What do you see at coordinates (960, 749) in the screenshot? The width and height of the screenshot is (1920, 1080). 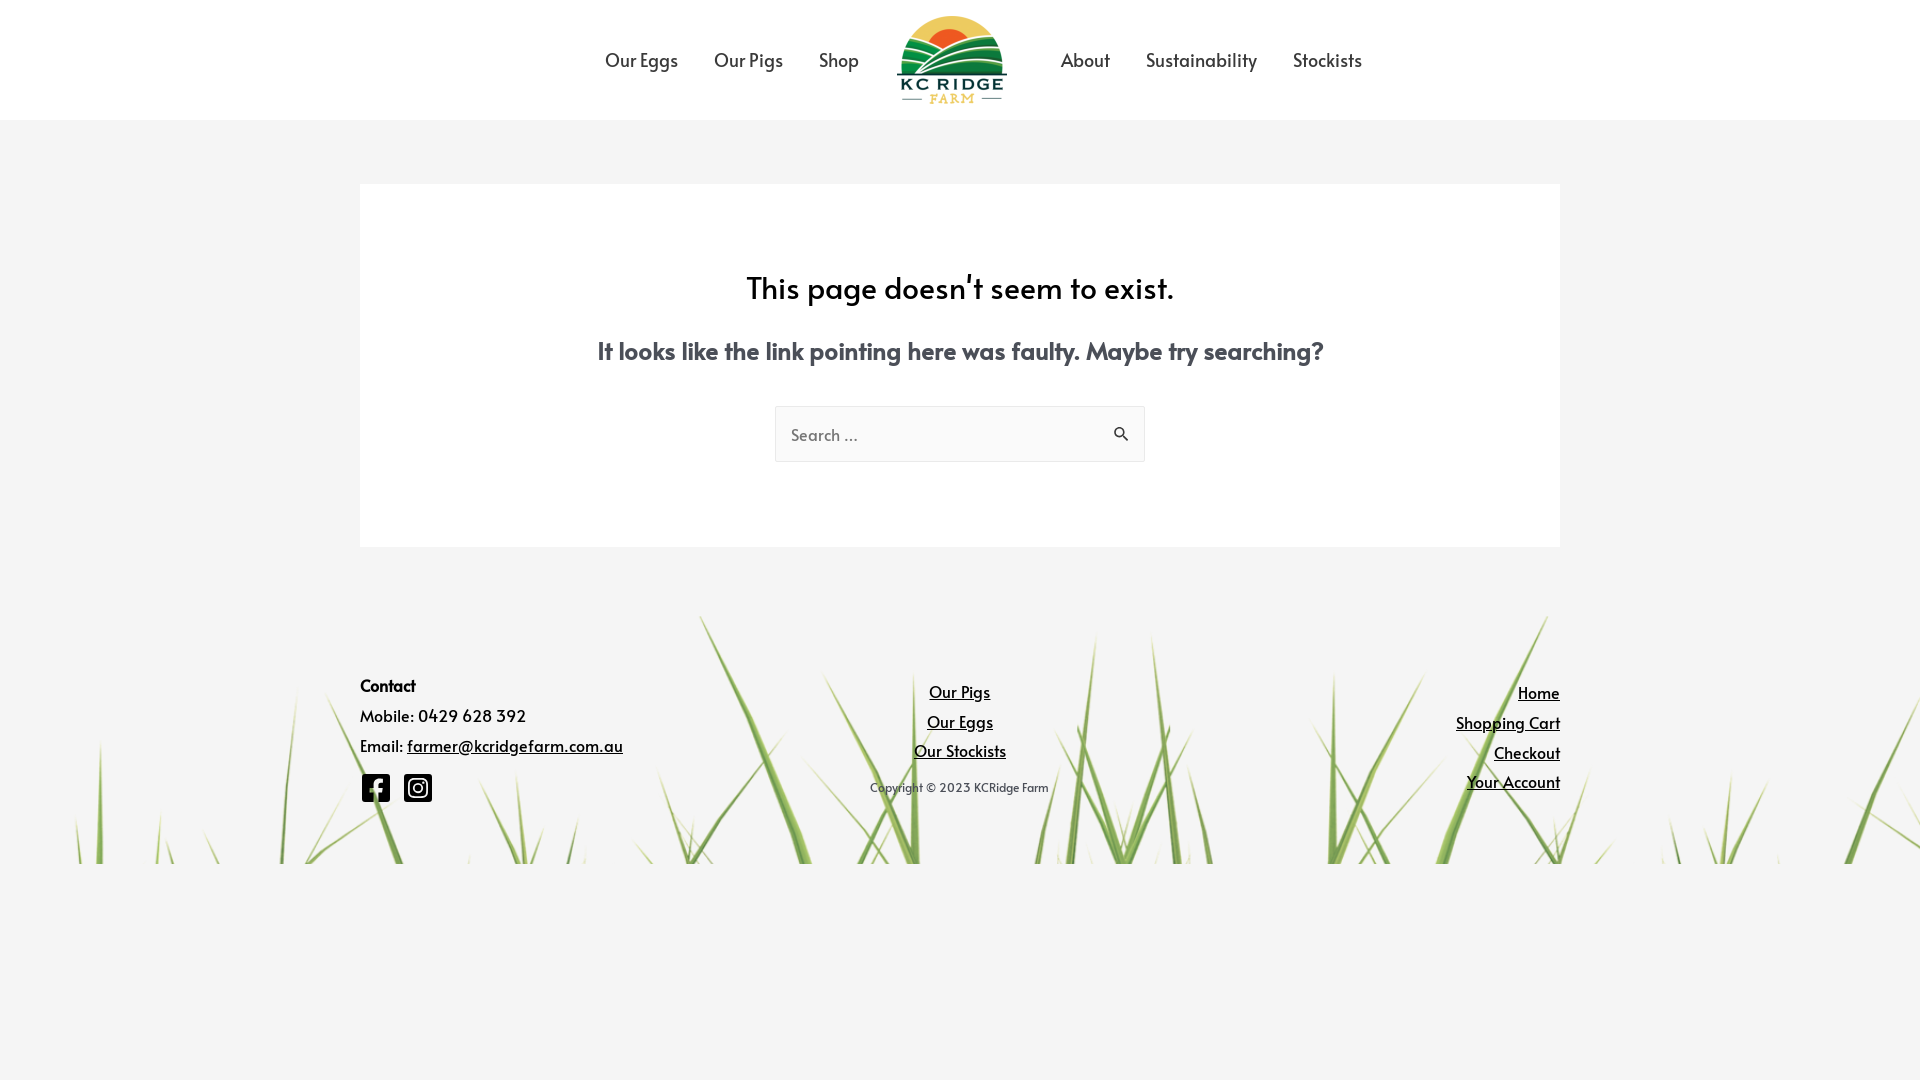 I see `'Our Stockists'` at bounding box center [960, 749].